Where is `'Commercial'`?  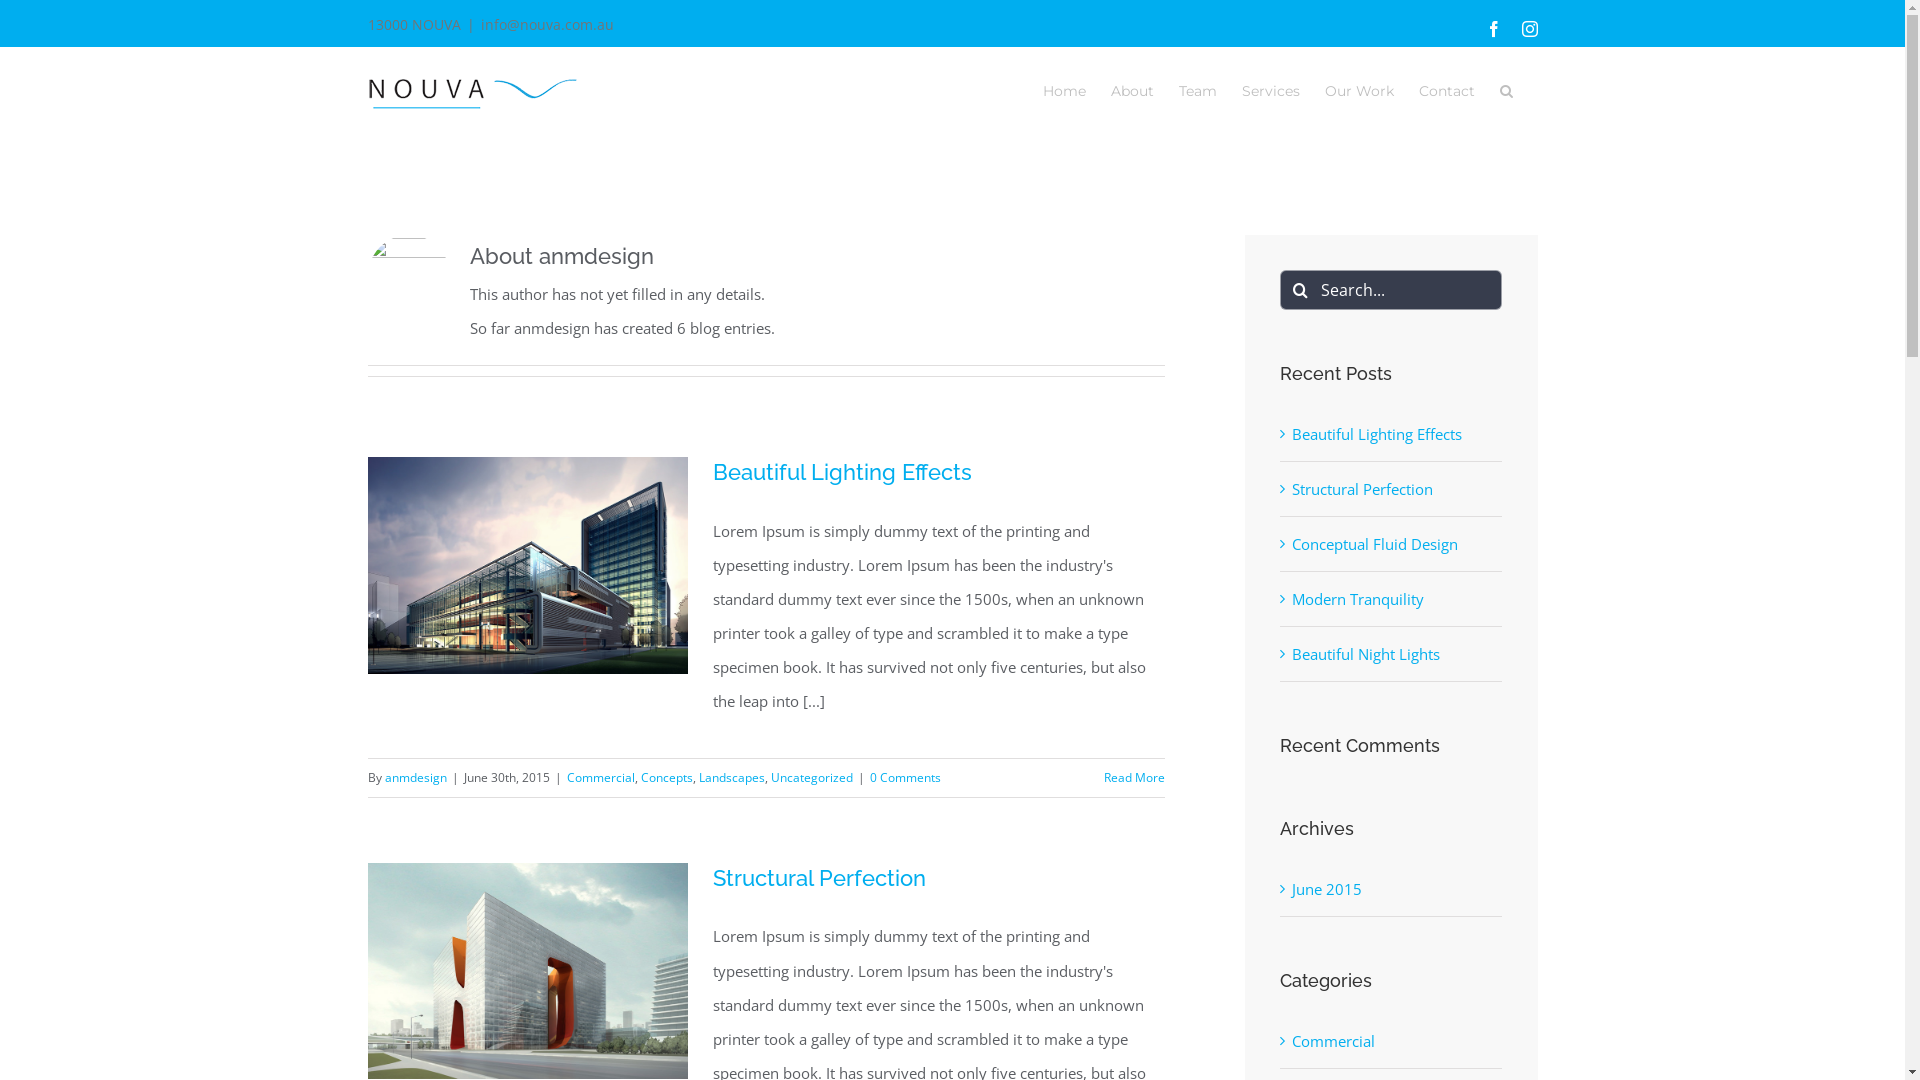 'Commercial' is located at coordinates (1391, 1040).